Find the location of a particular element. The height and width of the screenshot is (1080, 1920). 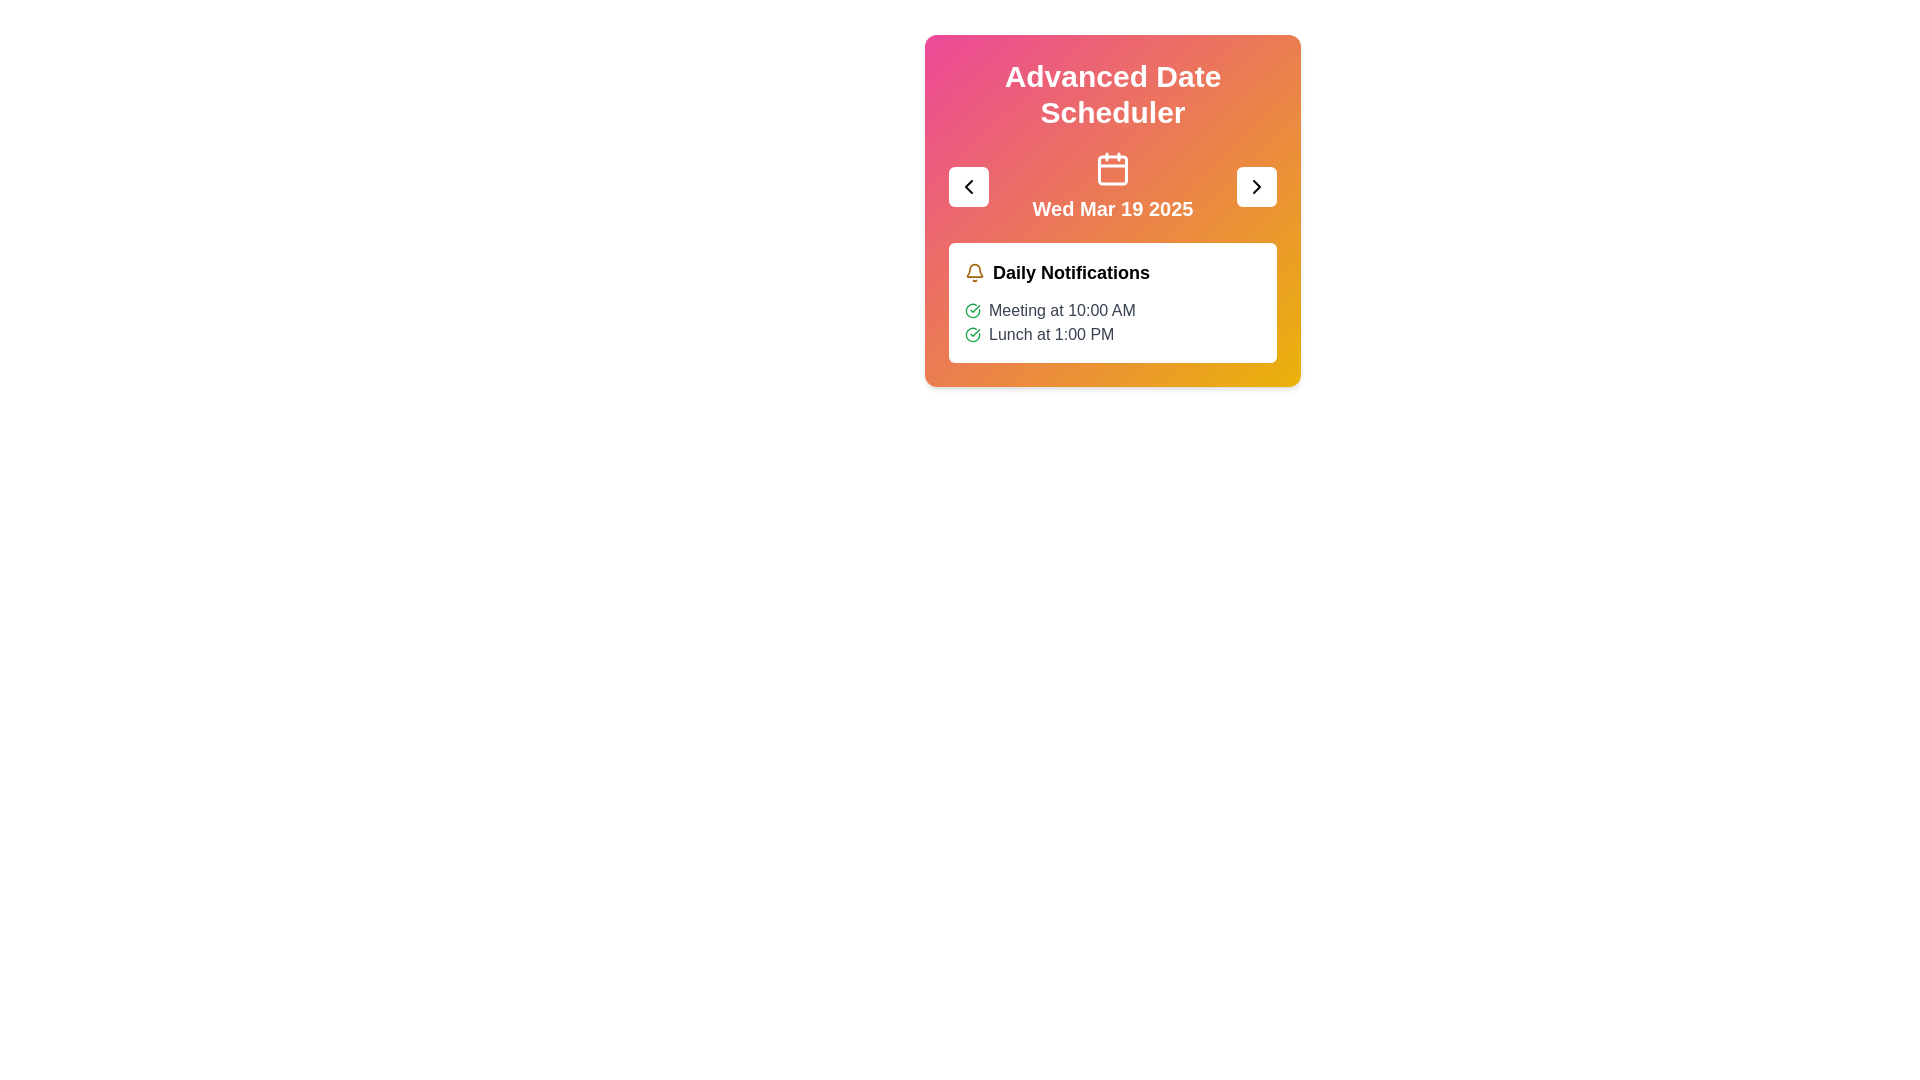

the scheduled meeting notification text label that informs the user about a meeting scheduled at 10:00 AM, located below the 'Daily Notifications' title and aligned with a green checkmark icon is located at coordinates (1061, 311).